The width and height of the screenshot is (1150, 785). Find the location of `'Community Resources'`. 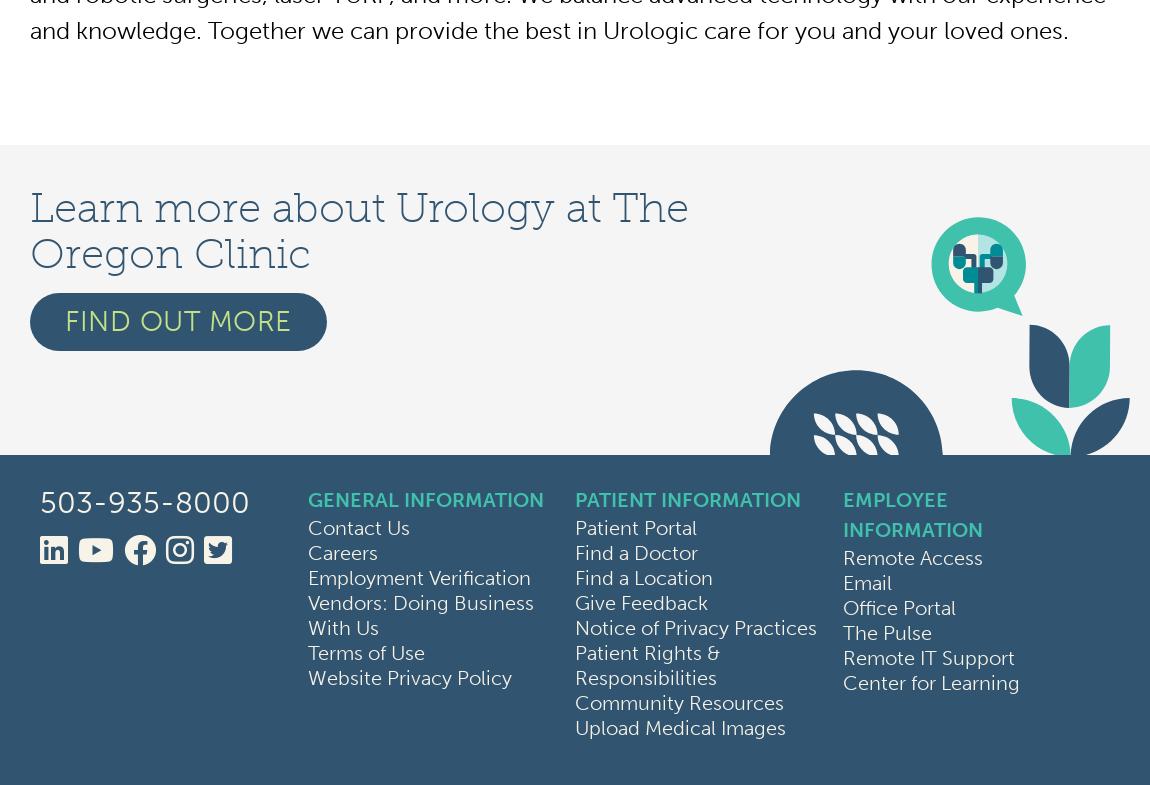

'Community Resources' is located at coordinates (678, 702).